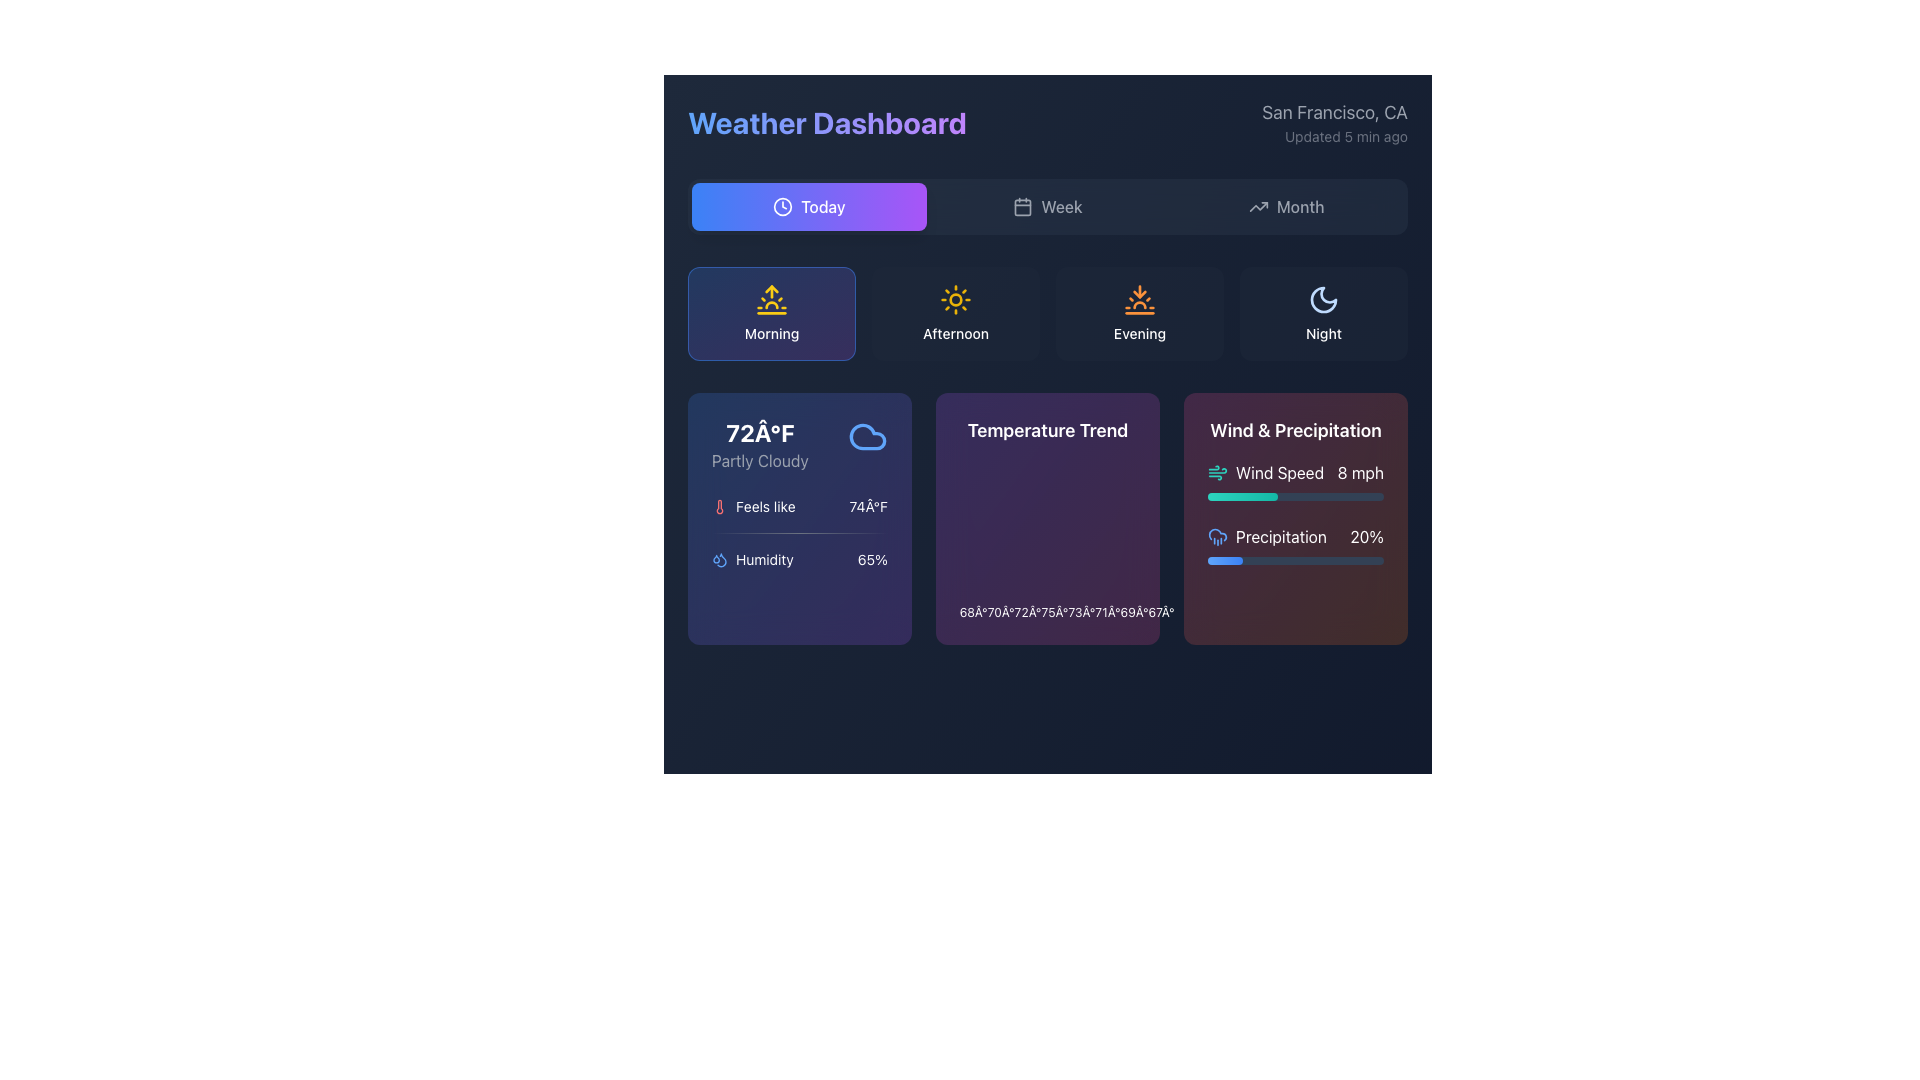 This screenshot has height=1080, width=1920. What do you see at coordinates (771, 313) in the screenshot?
I see `the 'Morning' button, which is a rectangular button with a rounded border, featuring a gradient background and a sunrise icon` at bounding box center [771, 313].